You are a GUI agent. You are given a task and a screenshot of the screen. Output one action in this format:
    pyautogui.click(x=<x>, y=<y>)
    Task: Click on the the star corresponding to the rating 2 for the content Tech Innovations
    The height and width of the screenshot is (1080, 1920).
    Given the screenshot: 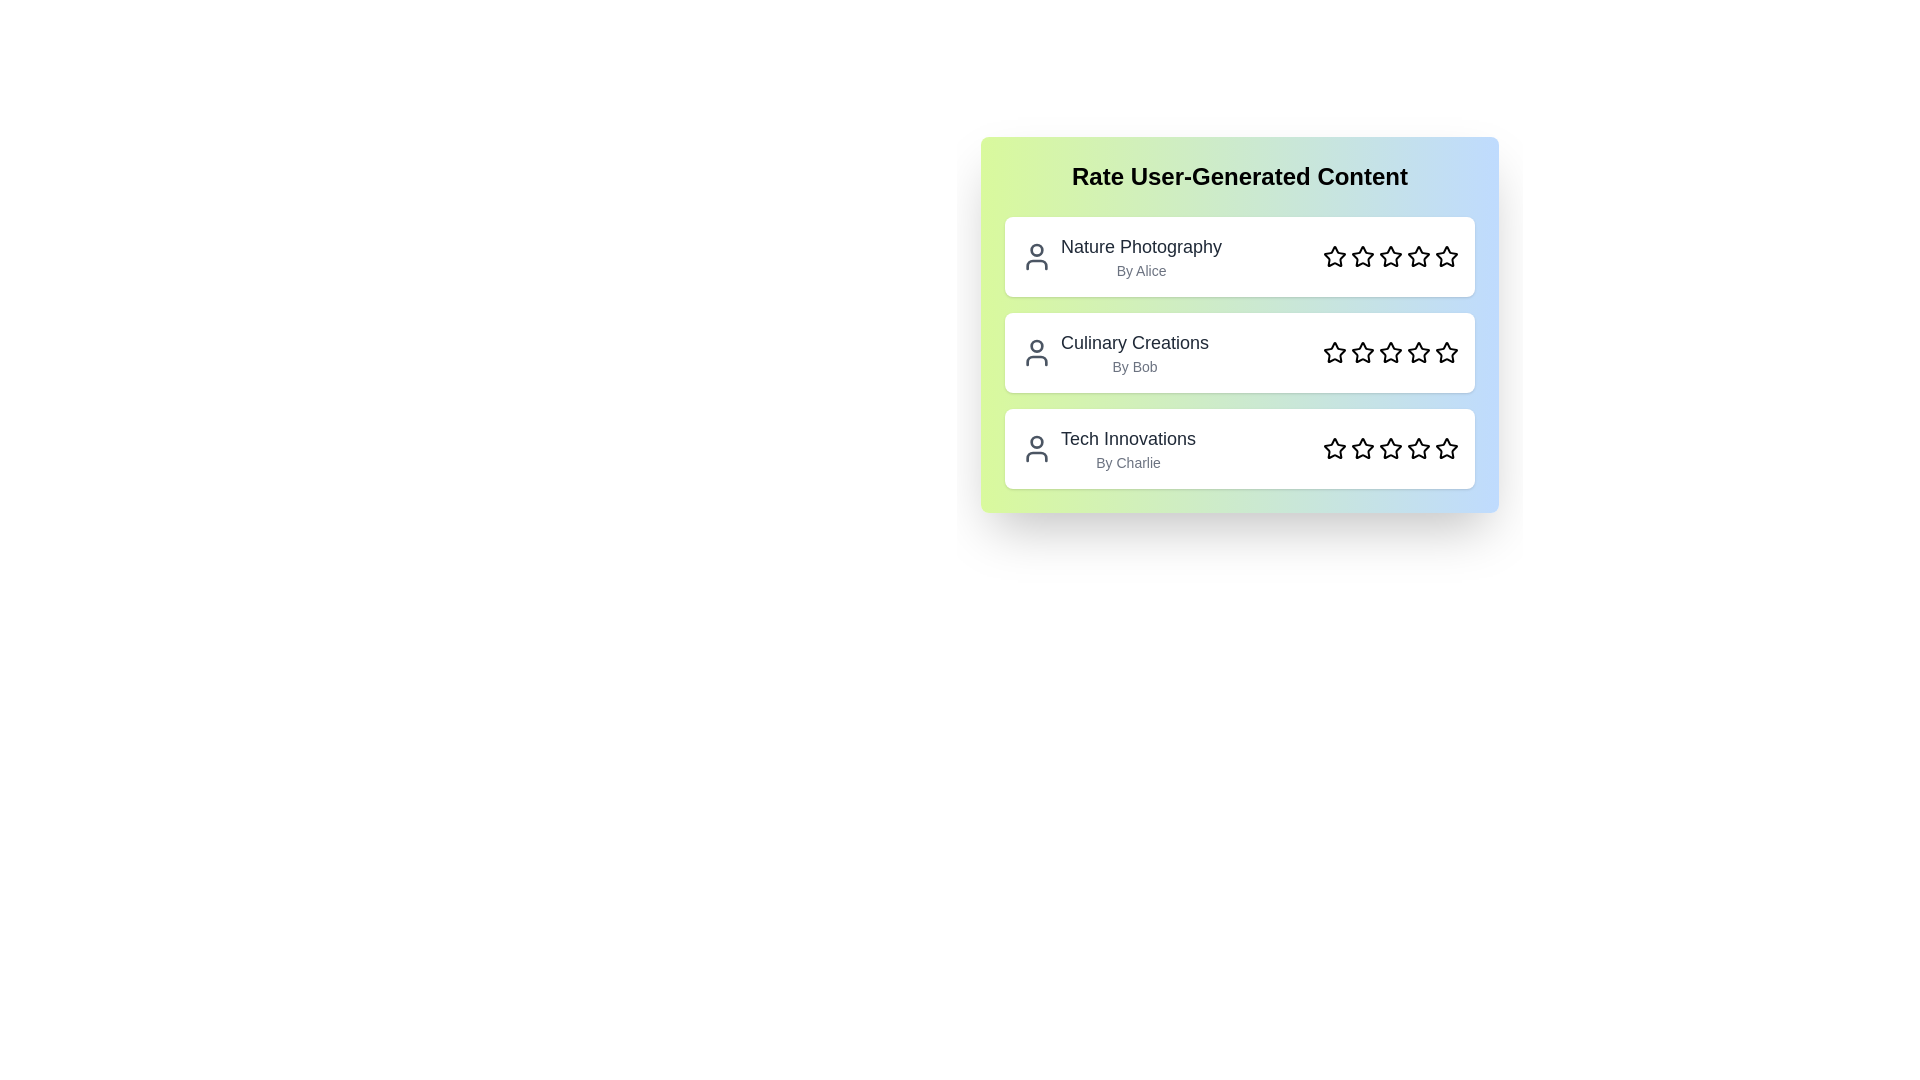 What is the action you would take?
    pyautogui.click(x=1362, y=447)
    